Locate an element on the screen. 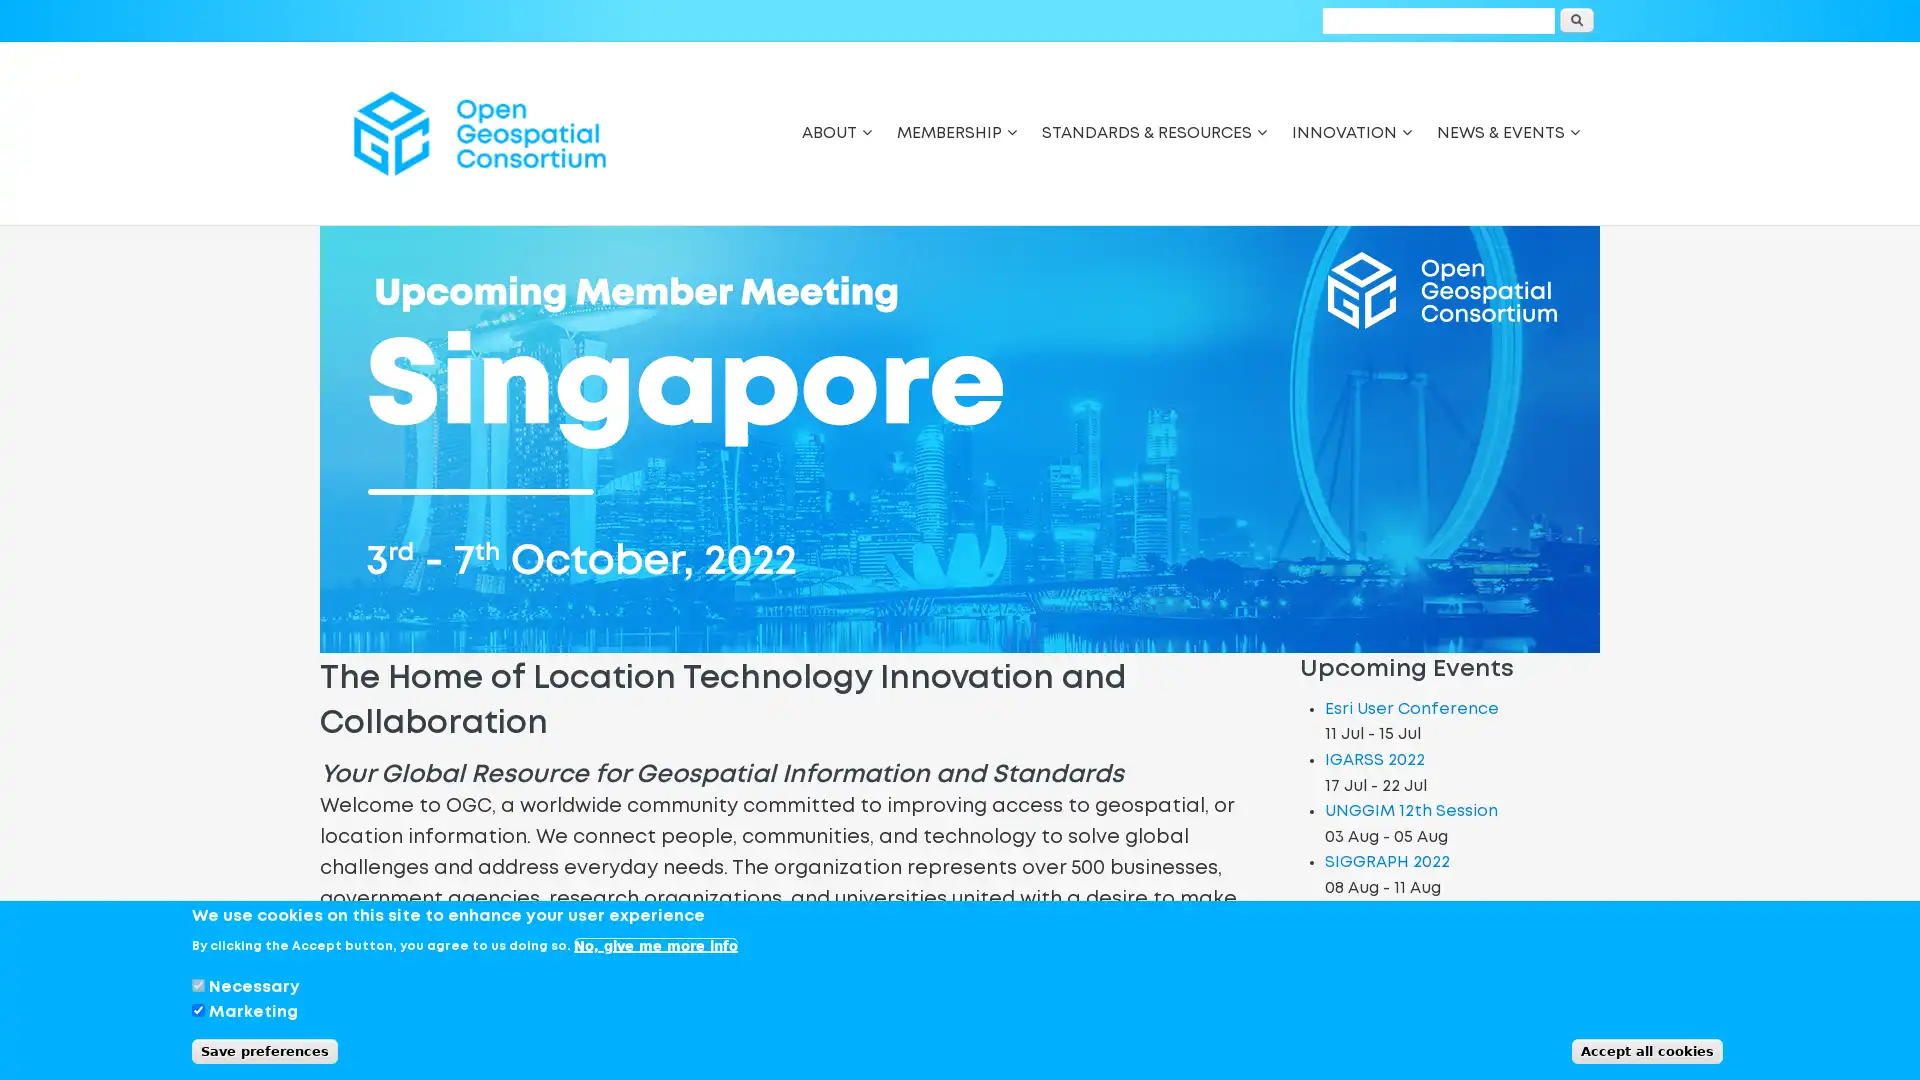 The height and width of the screenshot is (1080, 1920). Save preferences is located at coordinates (263, 1050).